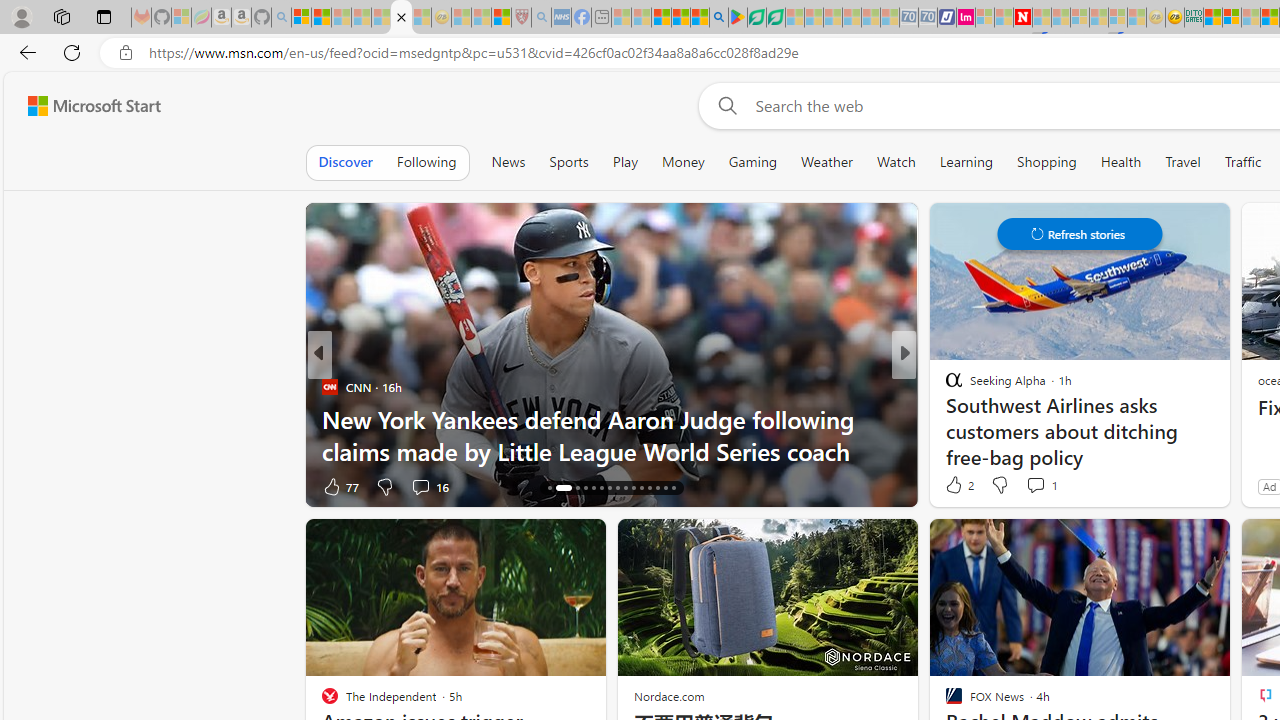  I want to click on '20 Like', so click(955, 486).